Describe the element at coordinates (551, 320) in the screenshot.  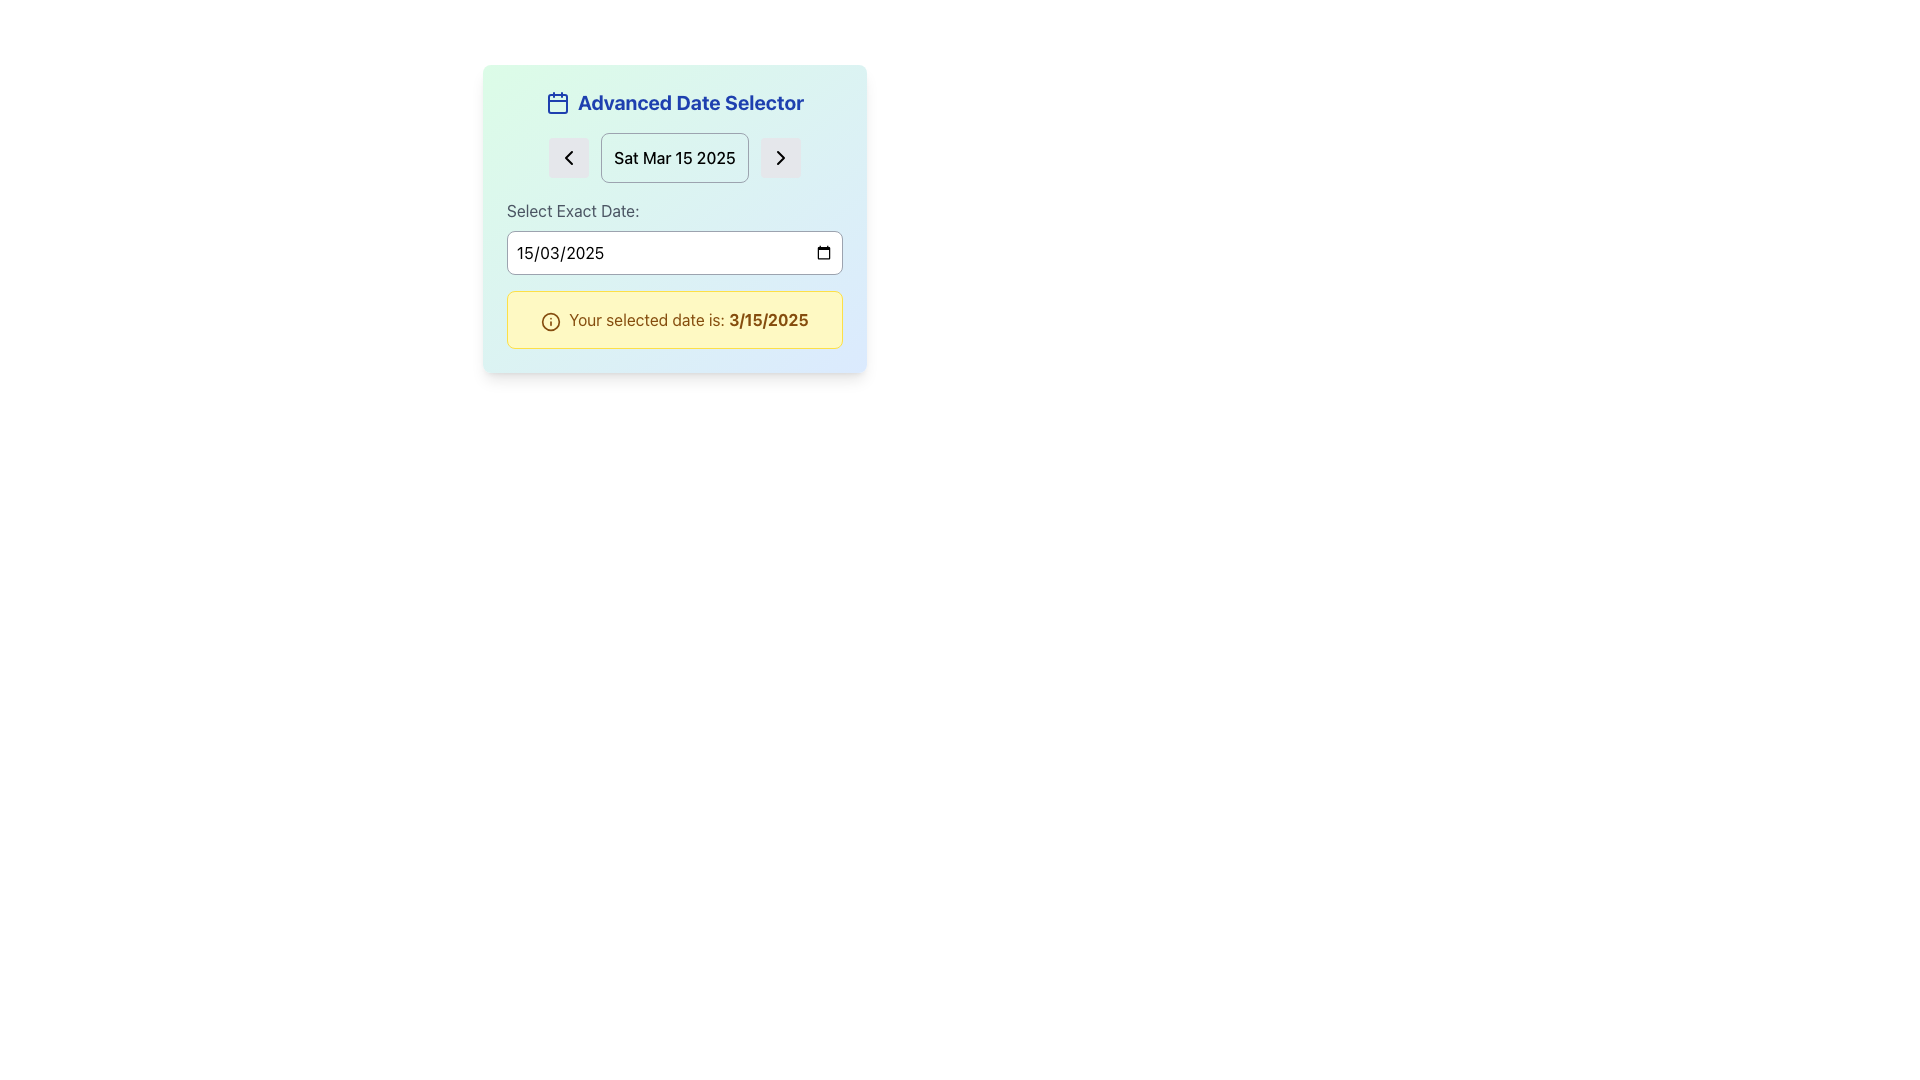
I see `the decorative hollow circle component of the SVG icon, located slightly to the left of the 'Advanced Date Selector' text` at that location.